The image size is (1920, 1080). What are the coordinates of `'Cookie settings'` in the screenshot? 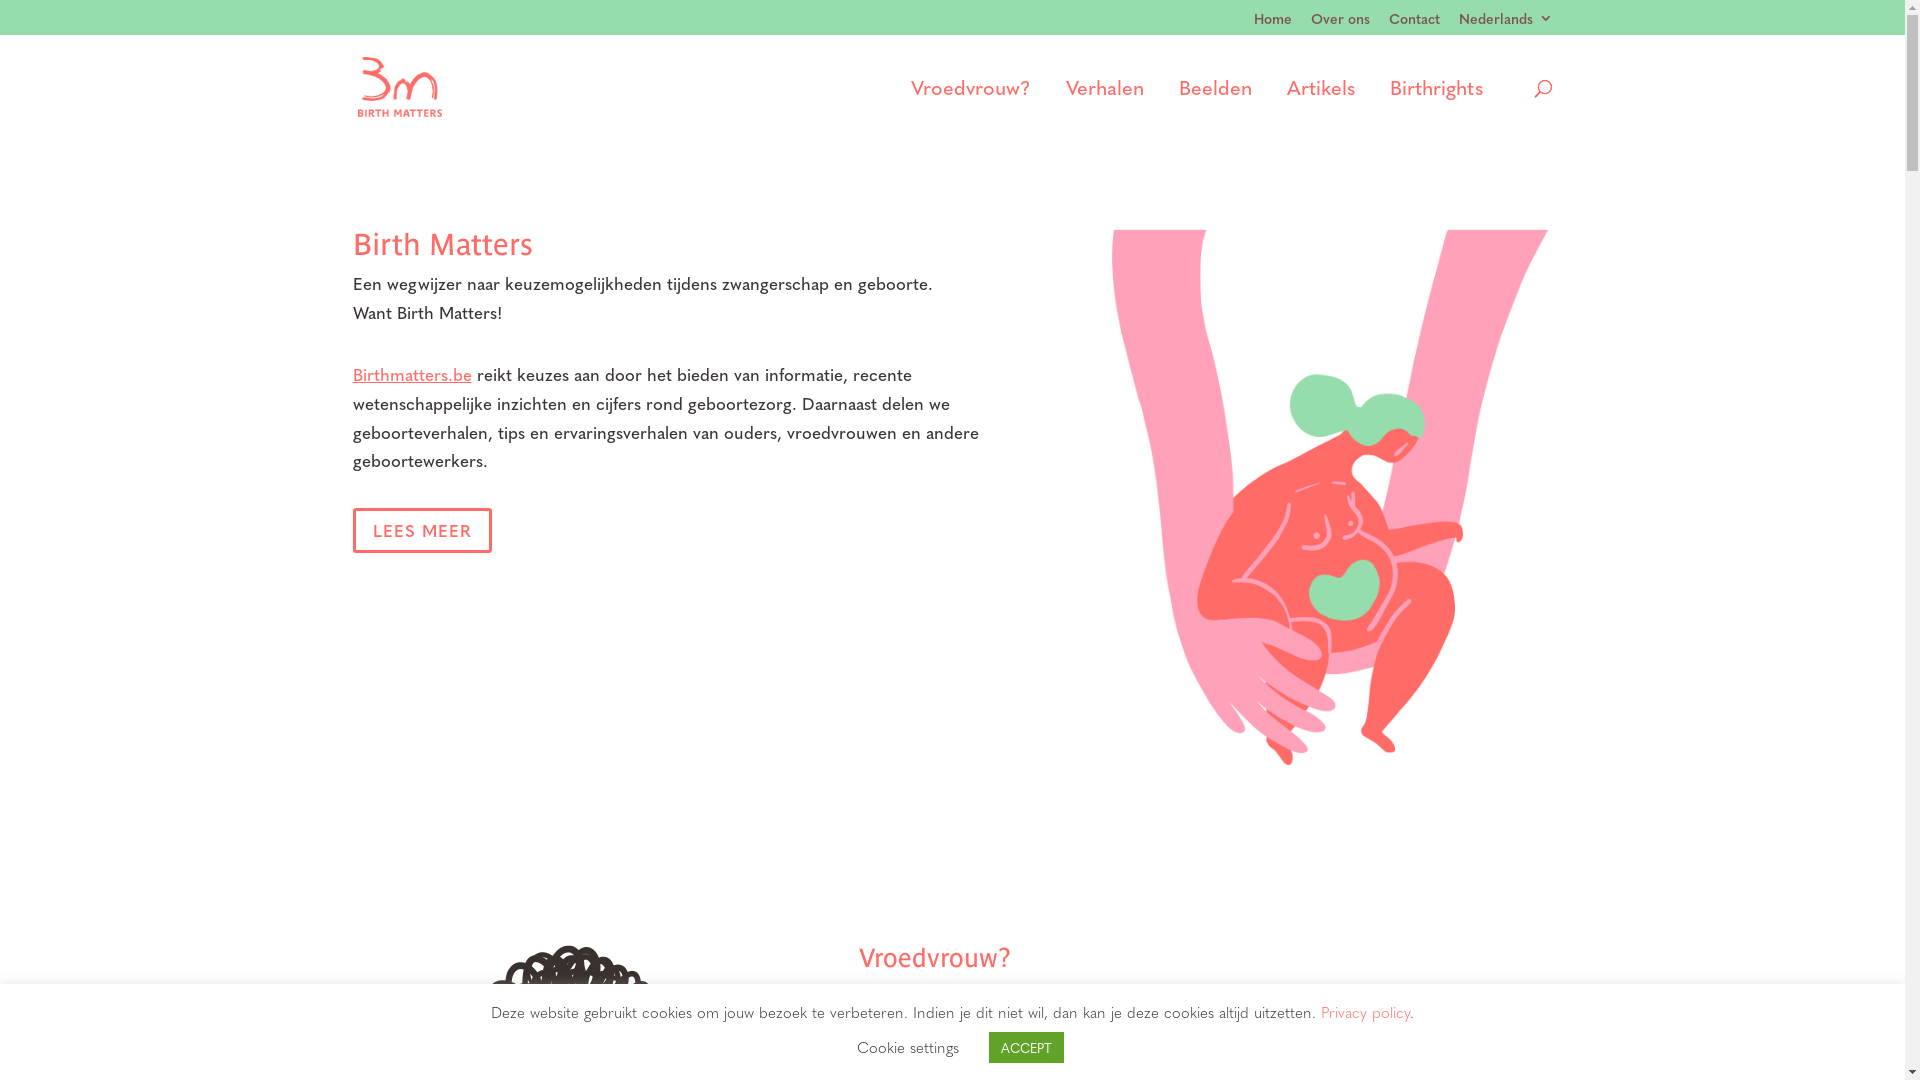 It's located at (855, 1045).